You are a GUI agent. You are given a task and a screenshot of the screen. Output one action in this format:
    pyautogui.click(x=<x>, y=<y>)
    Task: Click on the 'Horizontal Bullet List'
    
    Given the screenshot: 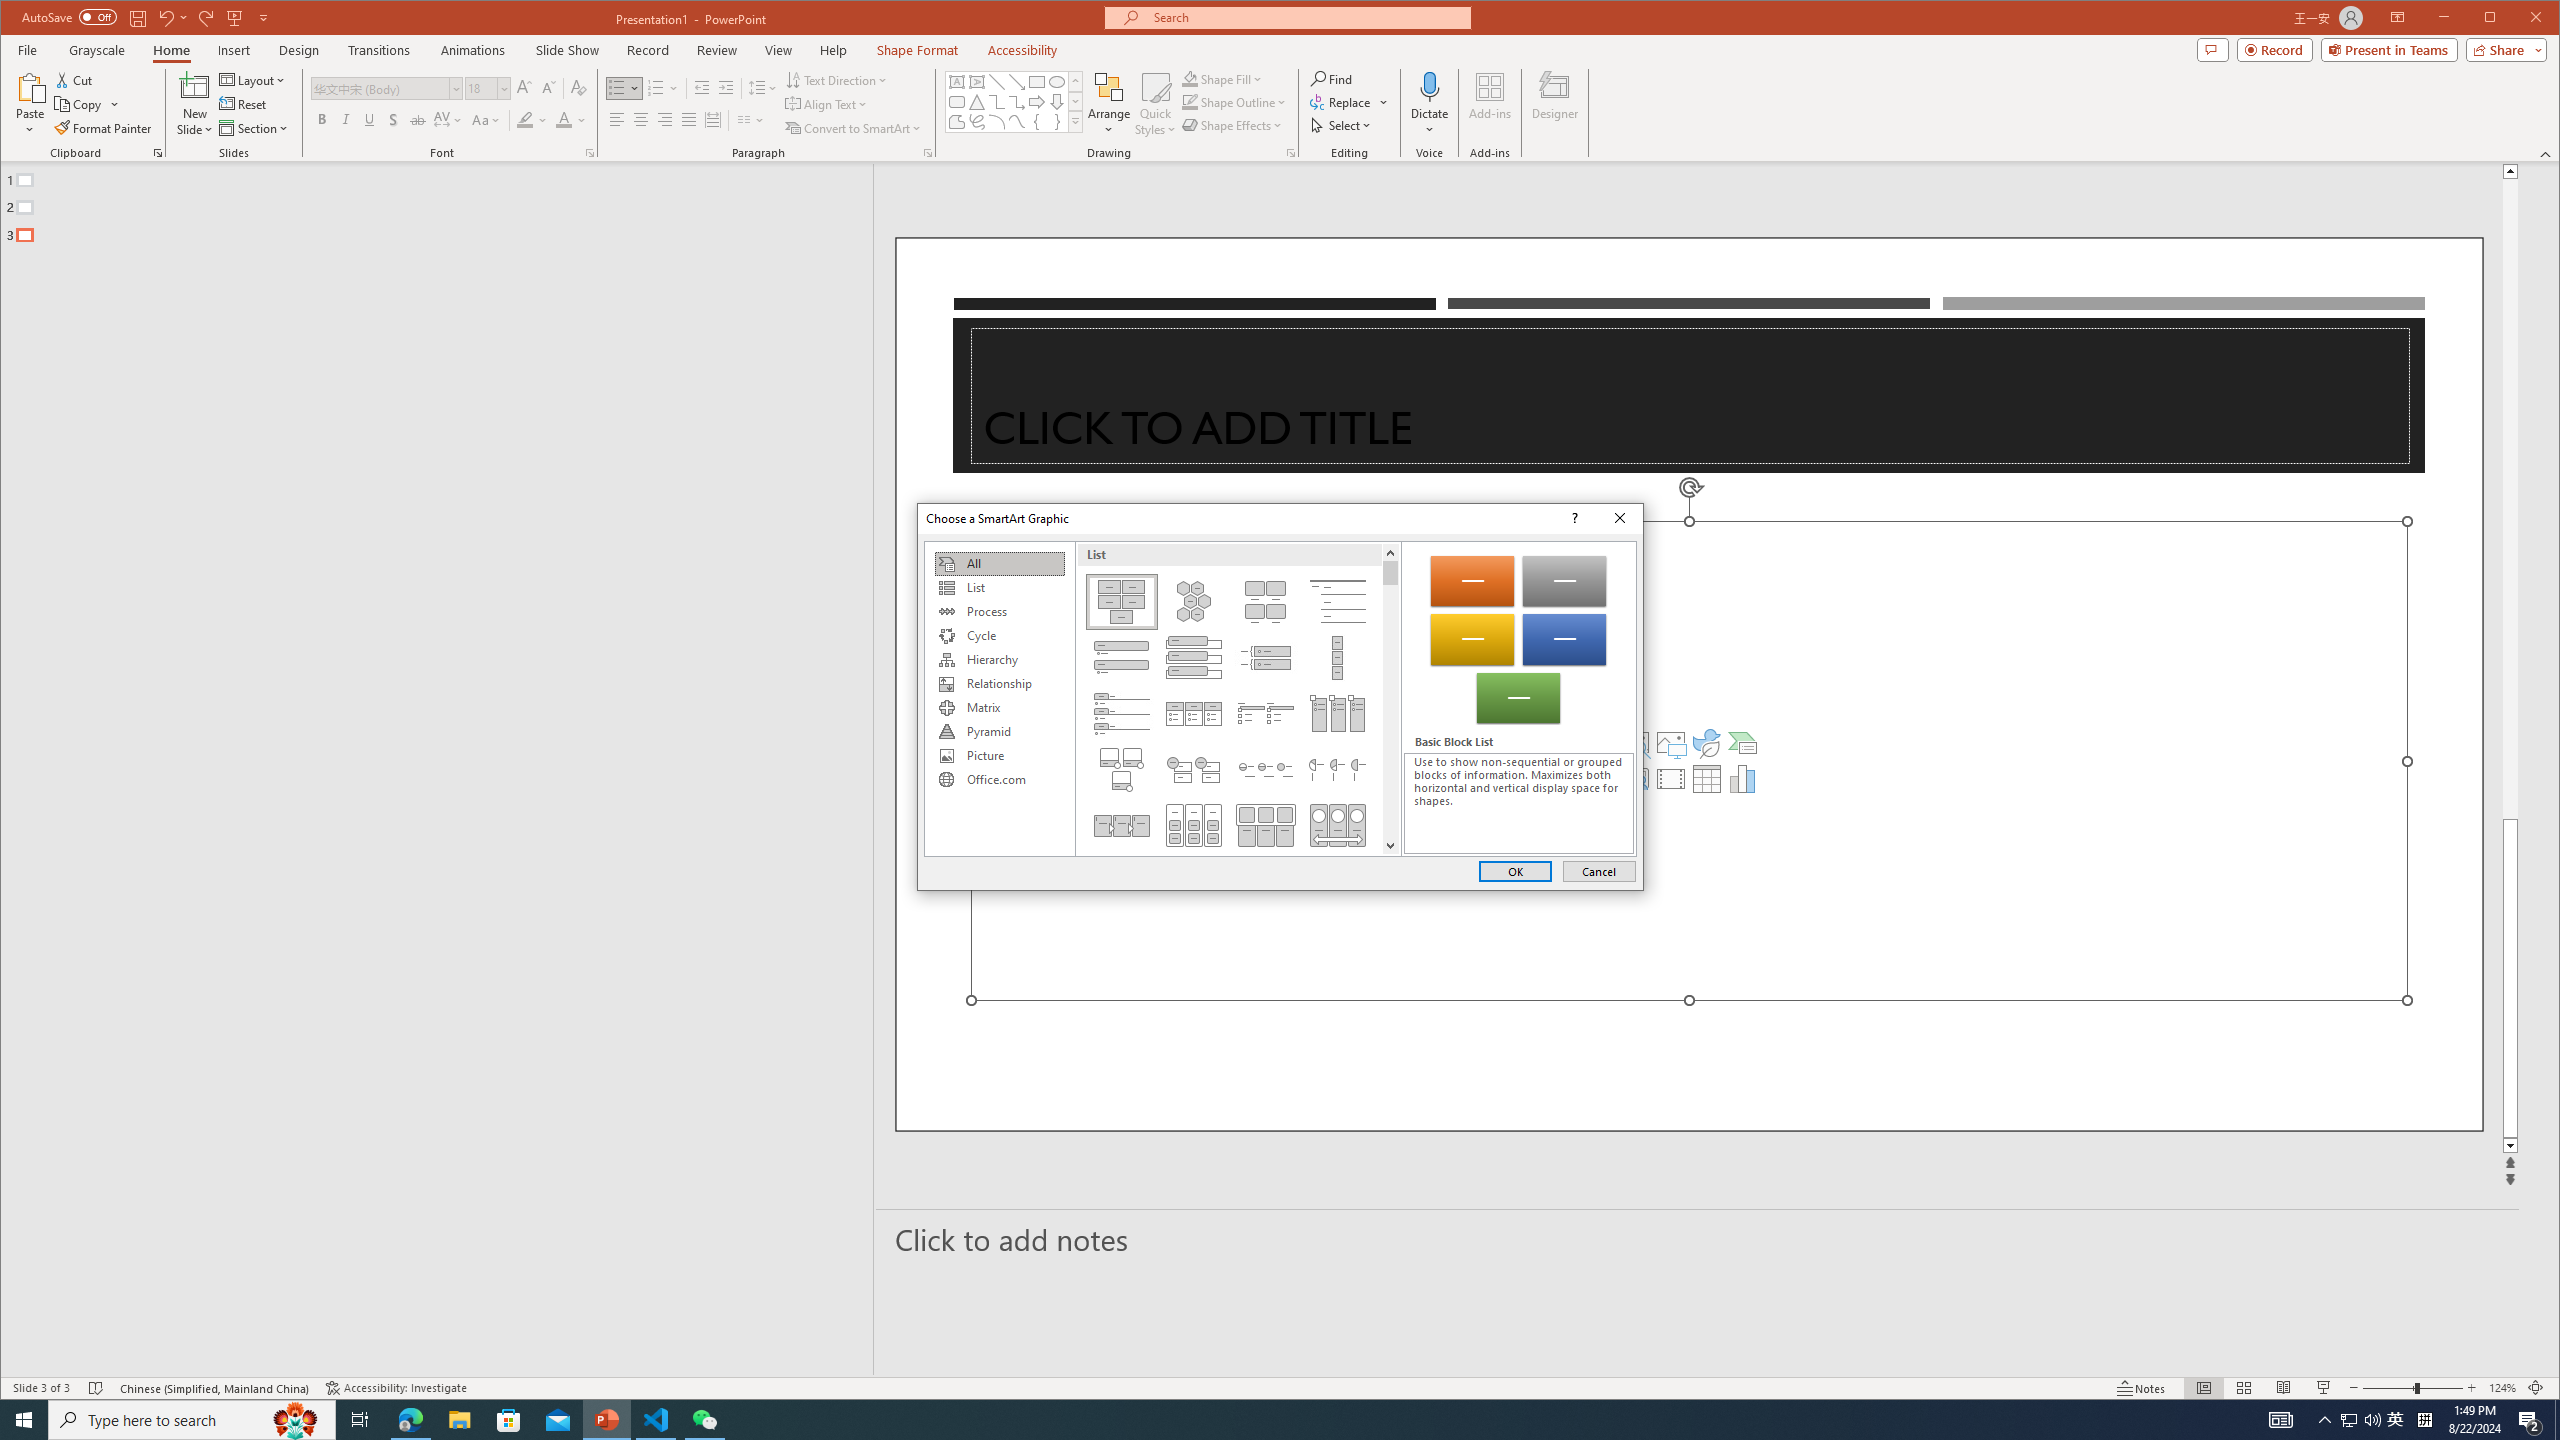 What is the action you would take?
    pyautogui.click(x=1191, y=712)
    